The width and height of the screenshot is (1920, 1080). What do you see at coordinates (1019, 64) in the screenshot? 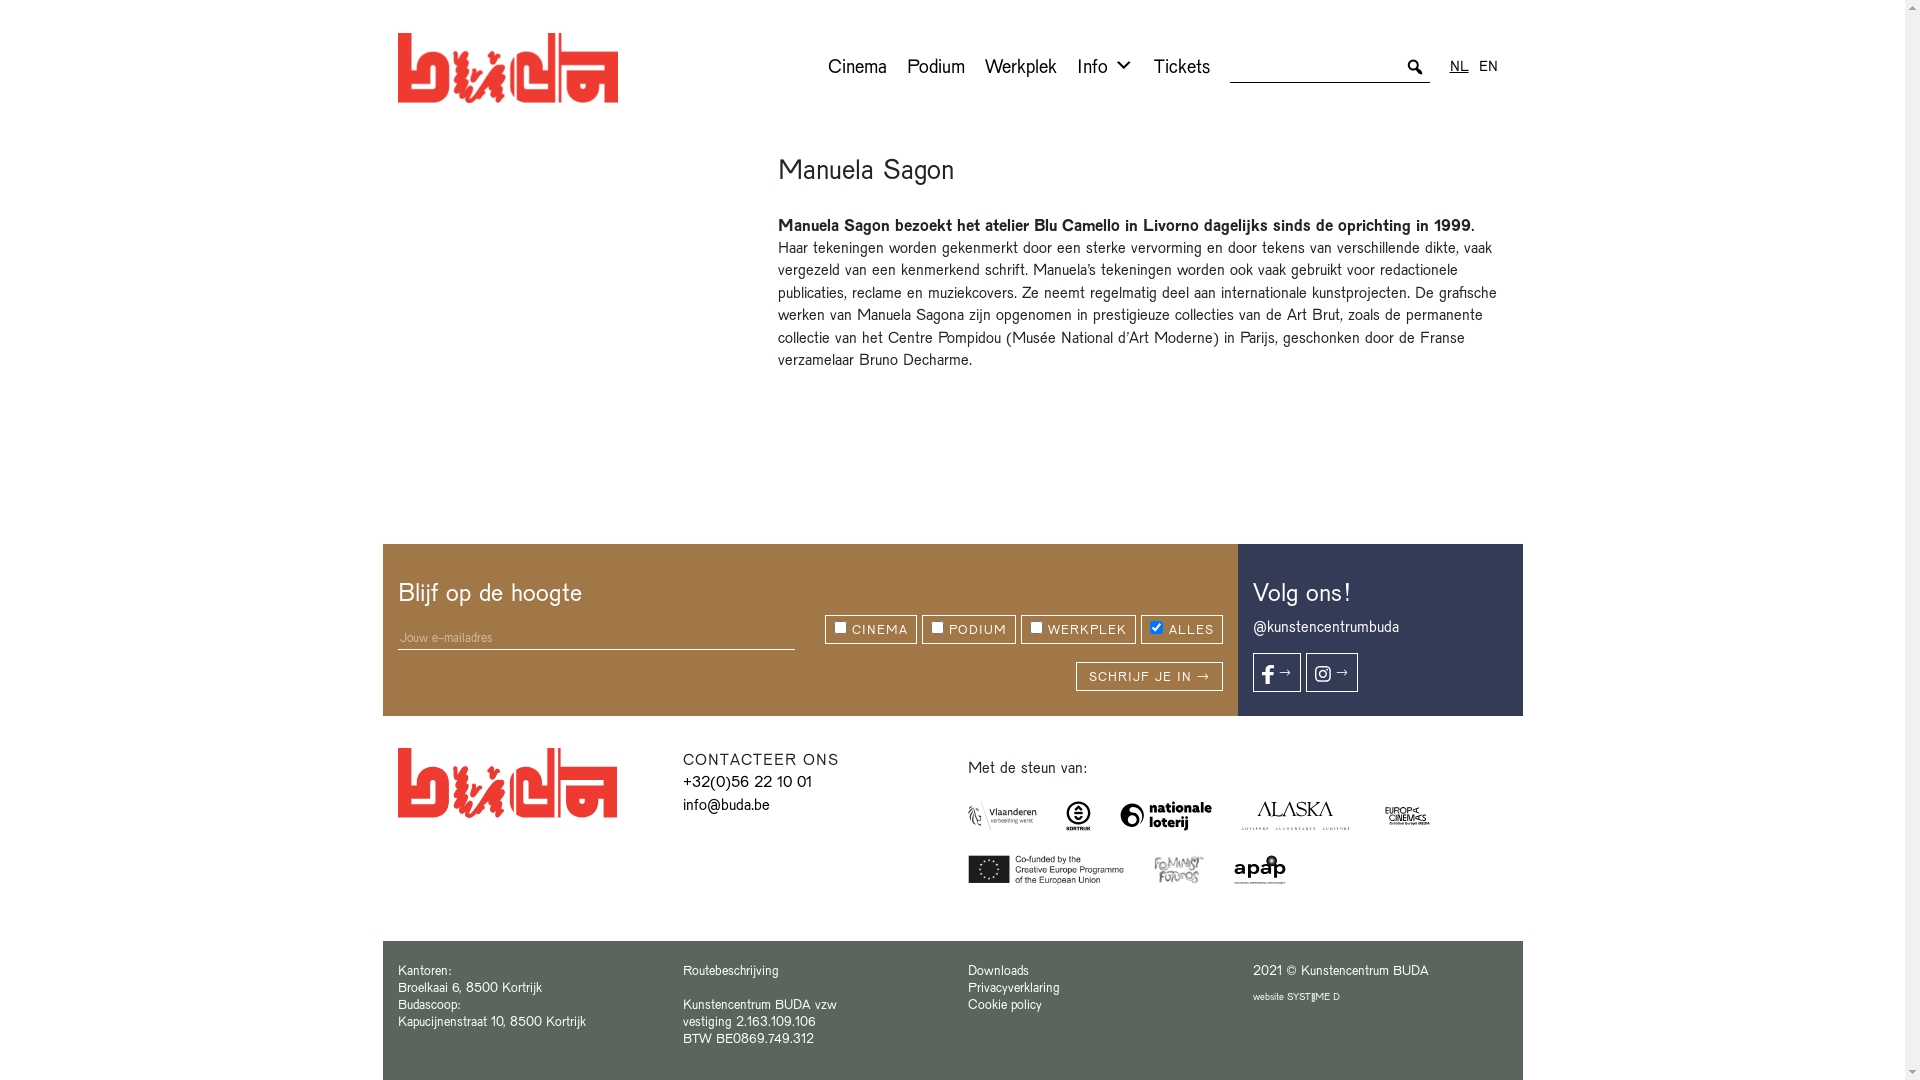
I see `'Werkplek'` at bounding box center [1019, 64].